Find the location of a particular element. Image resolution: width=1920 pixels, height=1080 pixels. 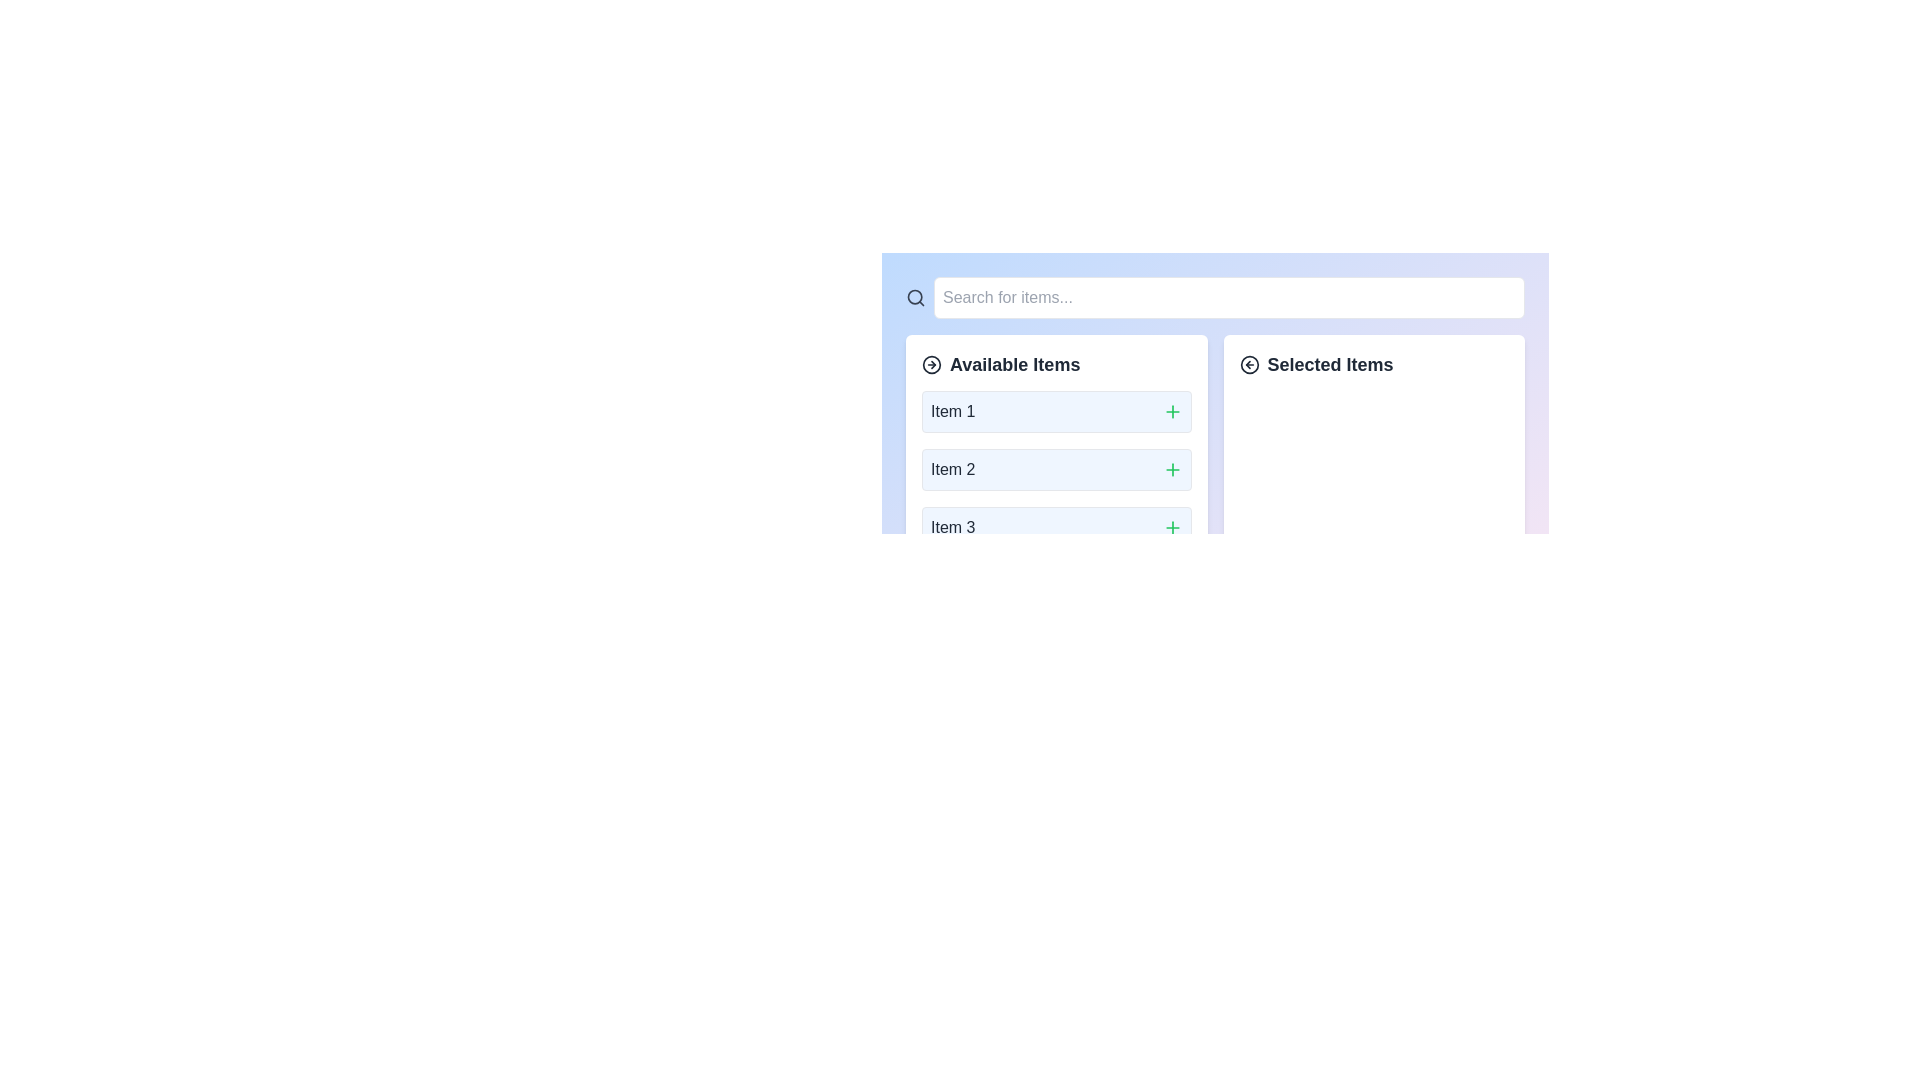

the text label identifying 'Item 2' in the list of available items, which is positioned under the 'Available Items' header is located at coordinates (952, 470).